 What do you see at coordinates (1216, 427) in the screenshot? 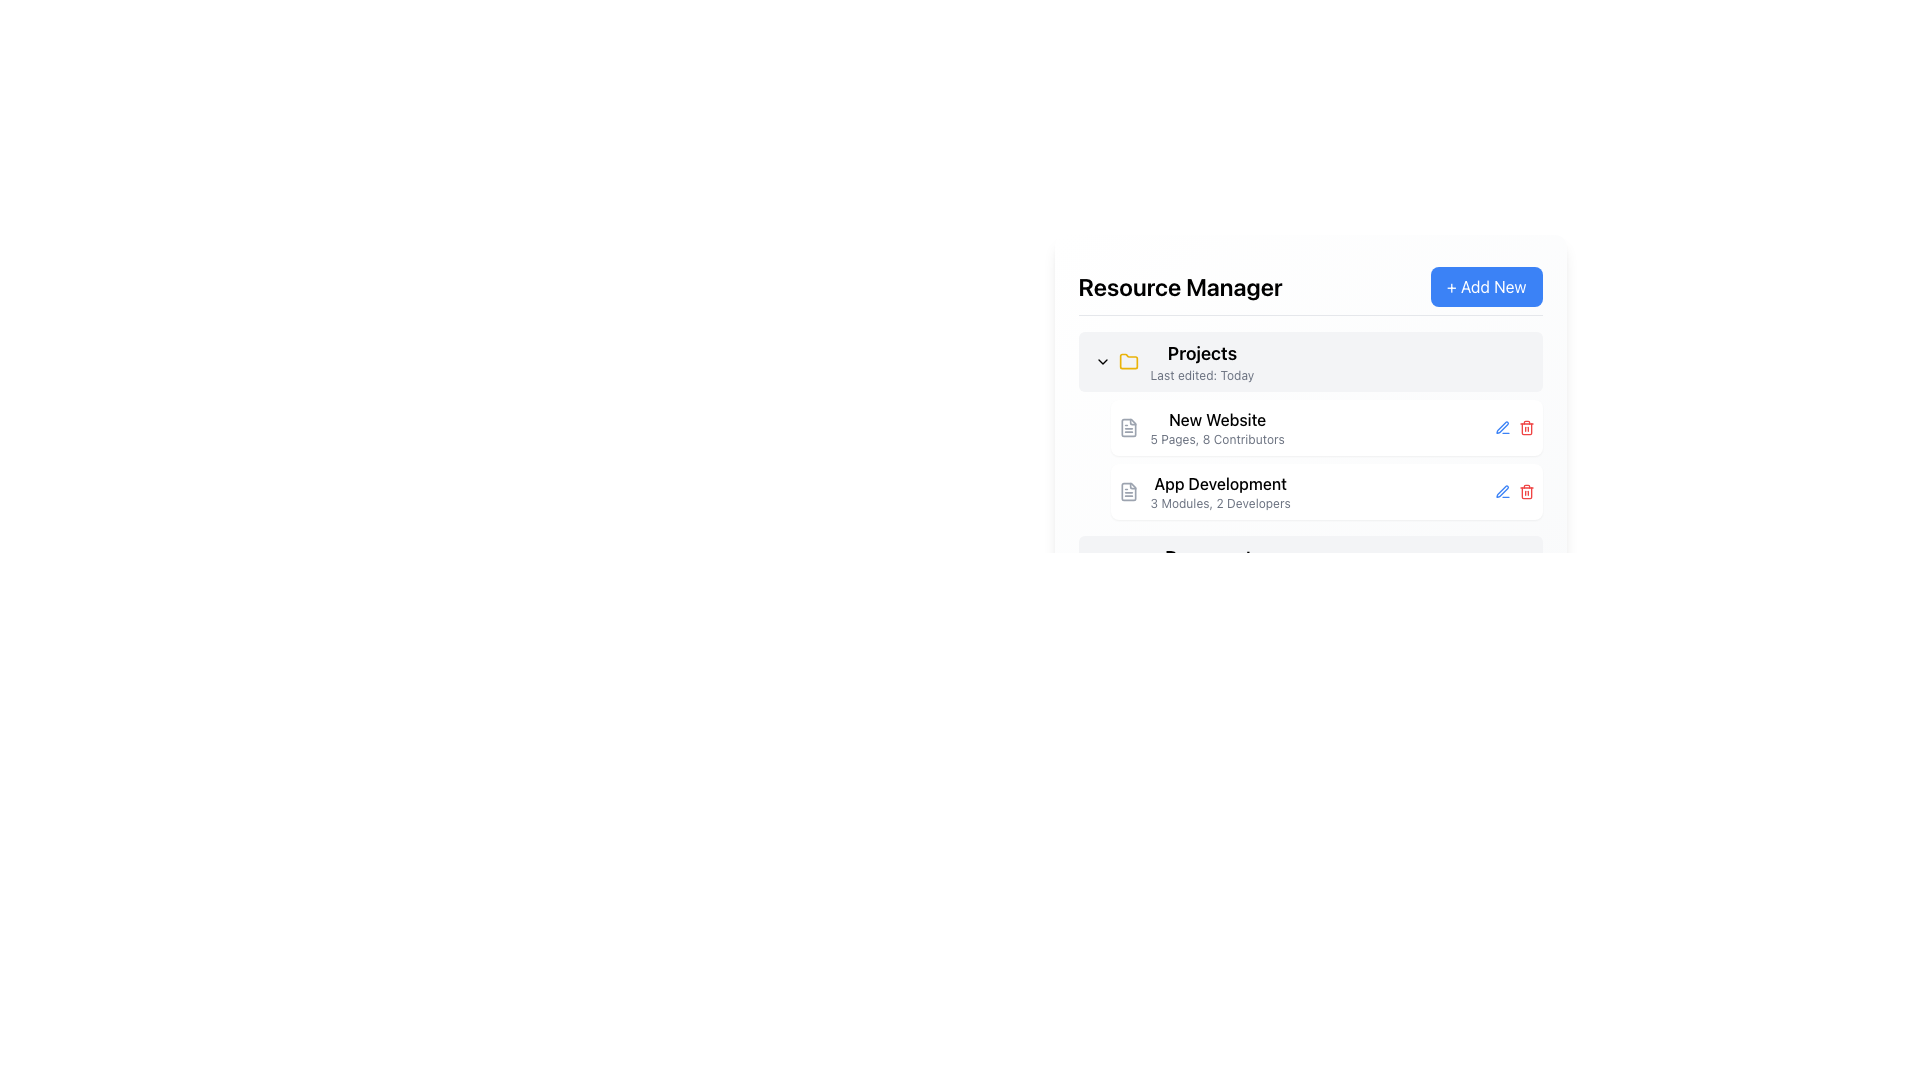
I see `the informational text block displaying project details for 'New Website' in the 'Projects' section of the 'Resource Manager'` at bounding box center [1216, 427].